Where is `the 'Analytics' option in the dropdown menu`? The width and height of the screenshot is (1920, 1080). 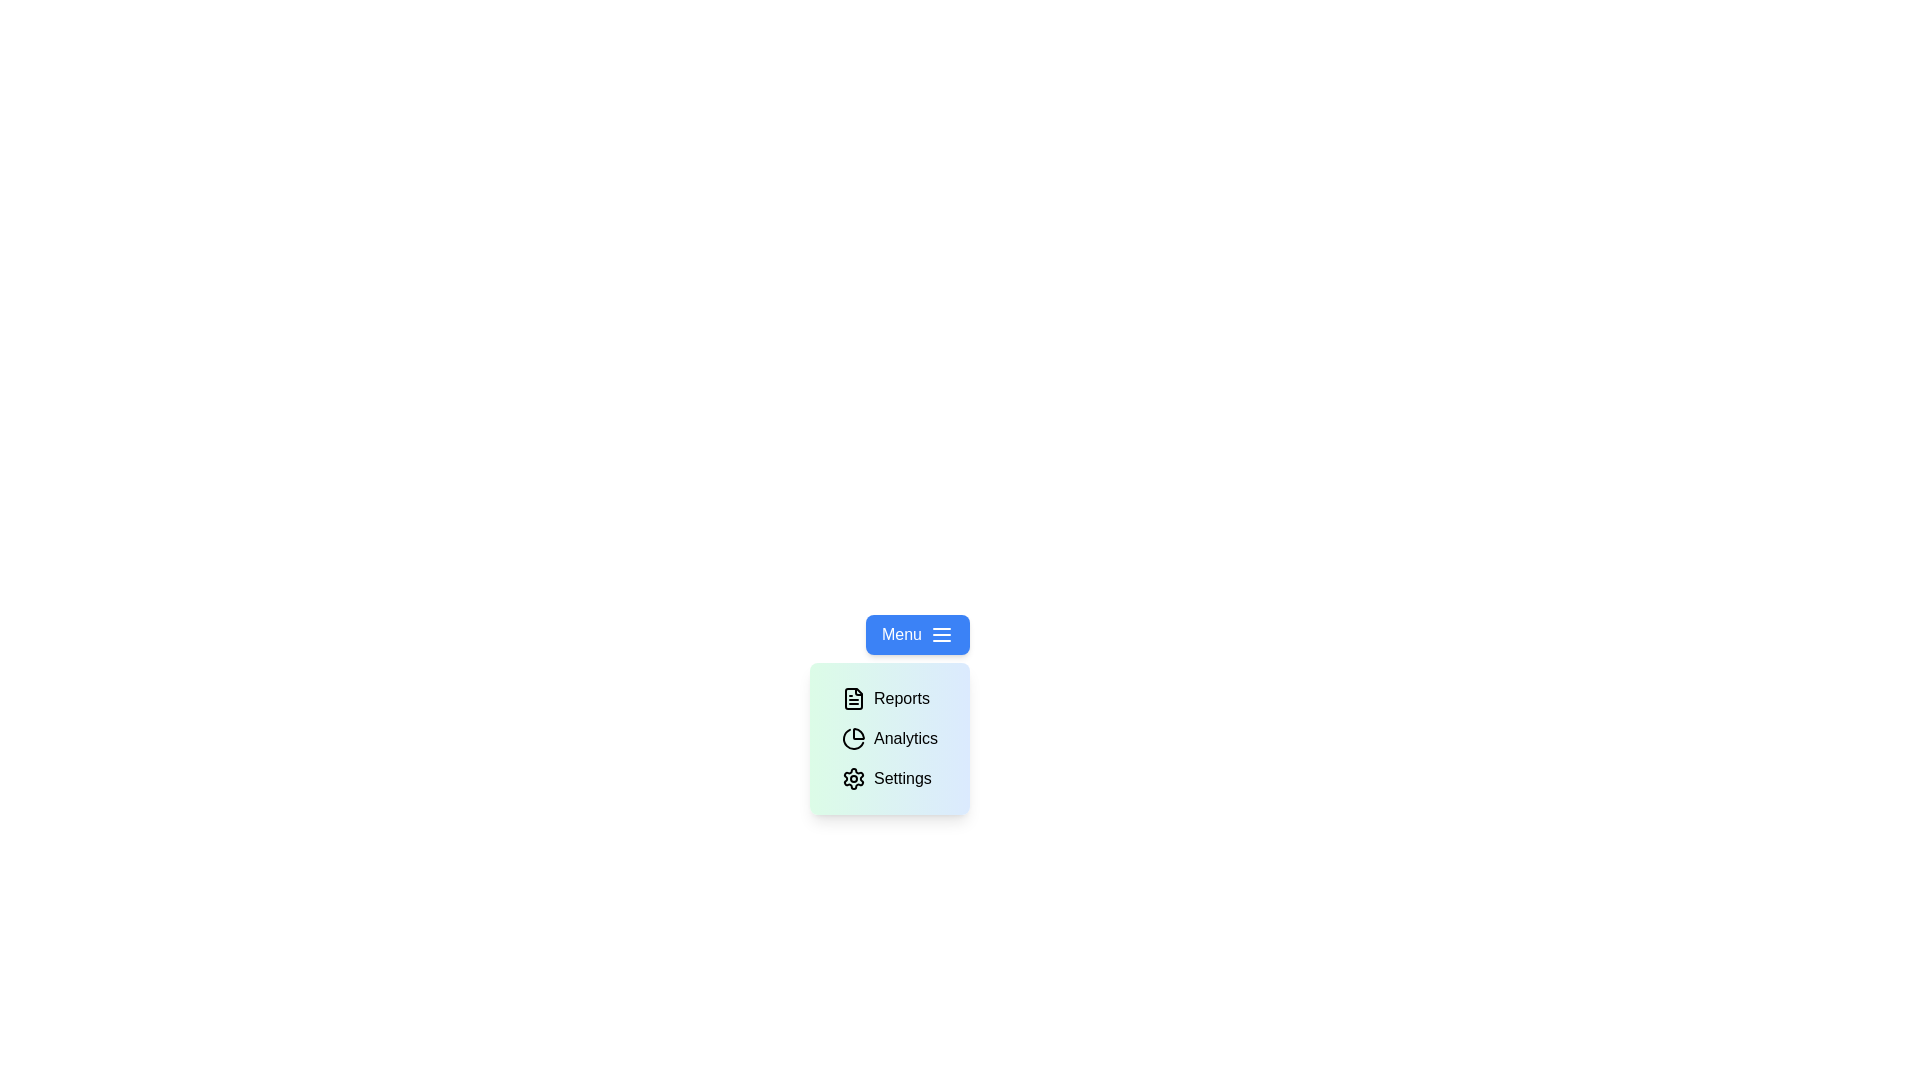 the 'Analytics' option in the dropdown menu is located at coordinates (888, 739).